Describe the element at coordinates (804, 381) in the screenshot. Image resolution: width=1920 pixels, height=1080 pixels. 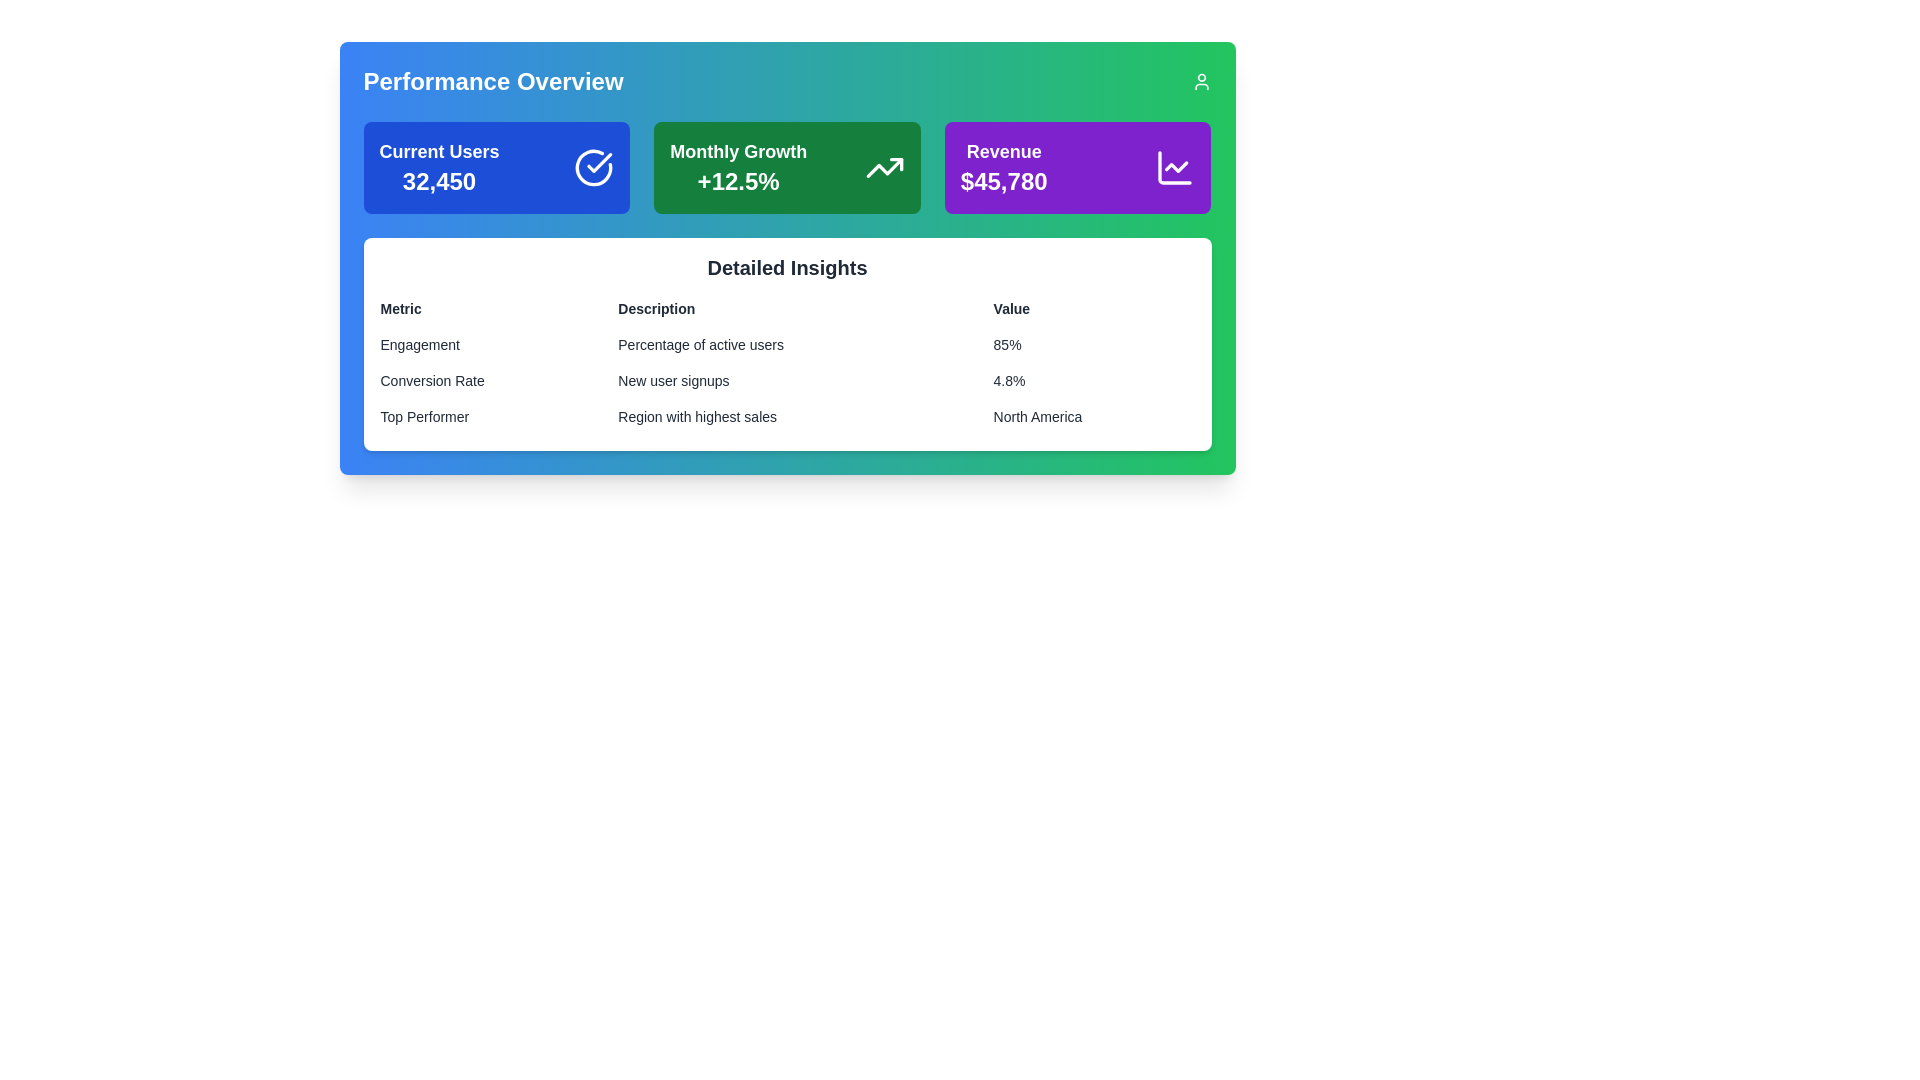
I see `the text content of the 'Conversion Rate' label in the 'Detailed Insights' section, located in the 'Description' column of the table, specifically in the second row between 'Engagement' and 'Top Performer'` at that location.